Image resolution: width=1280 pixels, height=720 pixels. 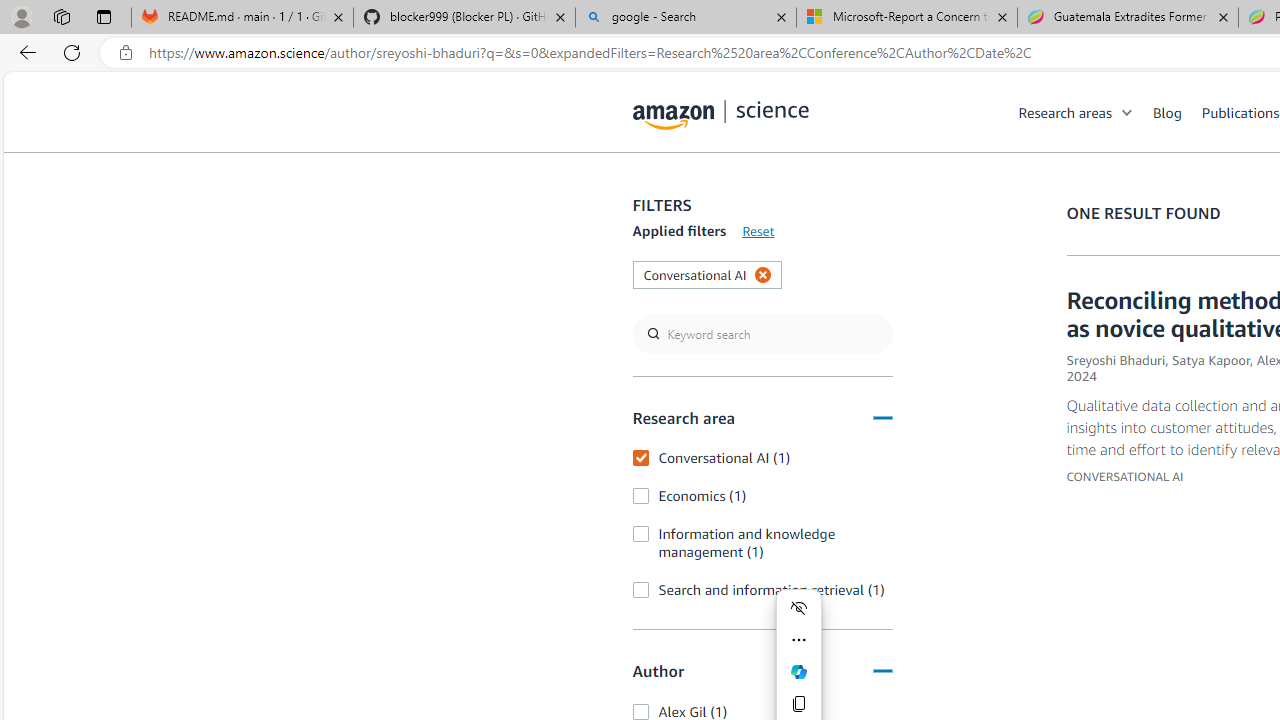 What do you see at coordinates (797, 607) in the screenshot?
I see `'Hide menu'` at bounding box center [797, 607].